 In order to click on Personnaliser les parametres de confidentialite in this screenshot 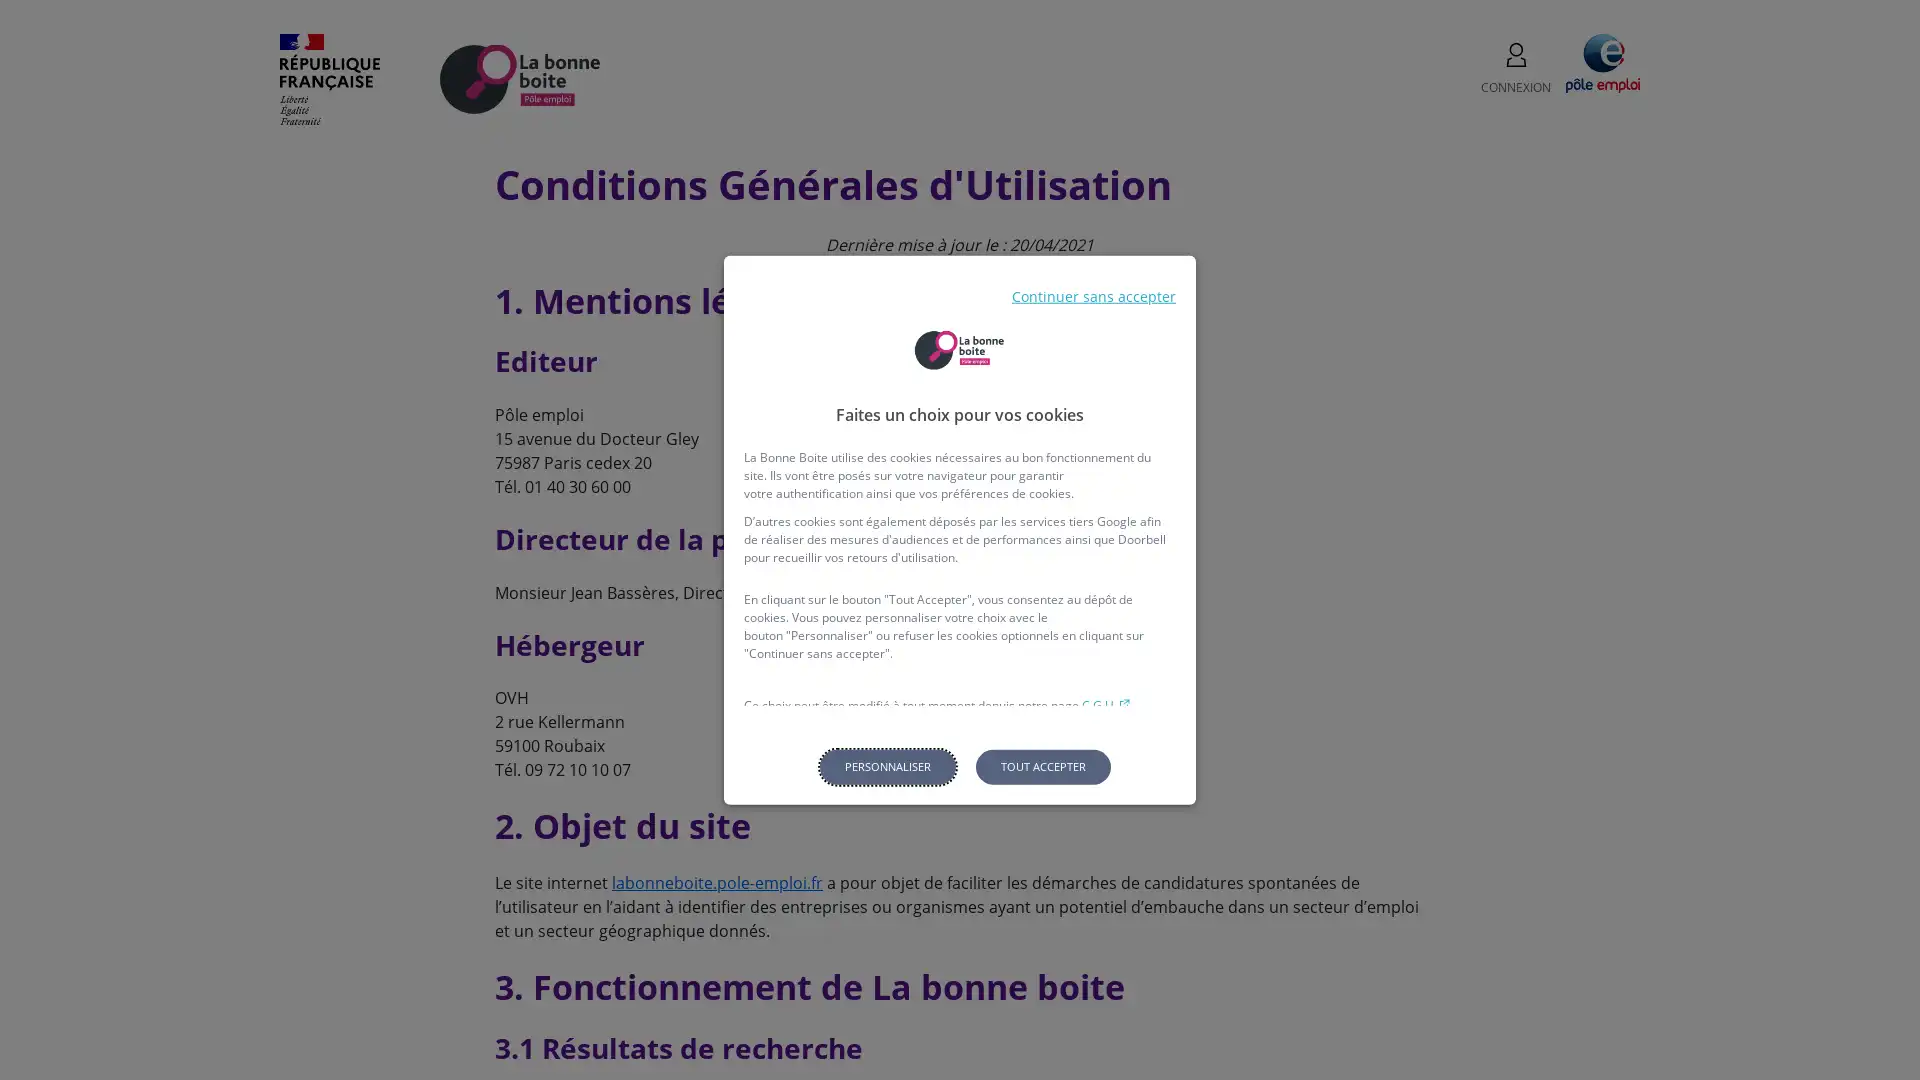, I will do `click(886, 765)`.